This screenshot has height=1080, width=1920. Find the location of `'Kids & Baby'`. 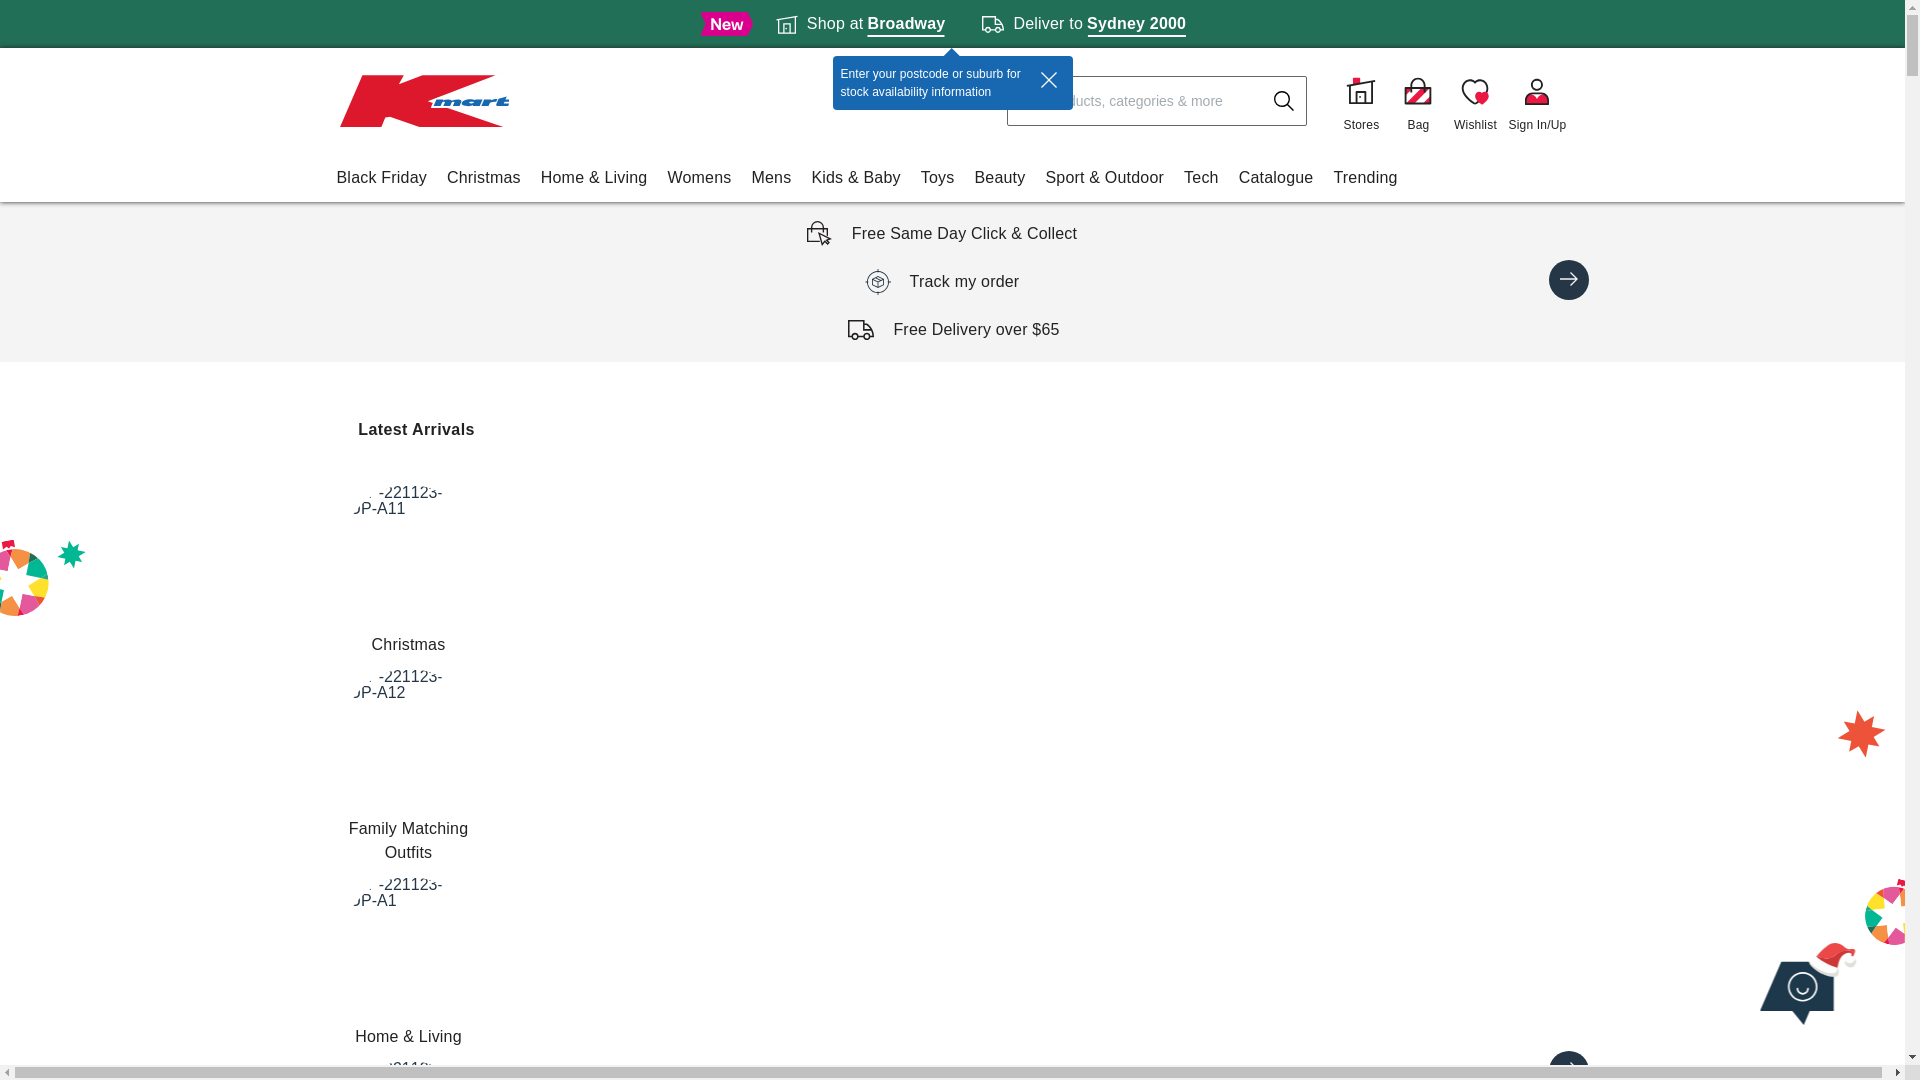

'Kids & Baby' is located at coordinates (855, 176).